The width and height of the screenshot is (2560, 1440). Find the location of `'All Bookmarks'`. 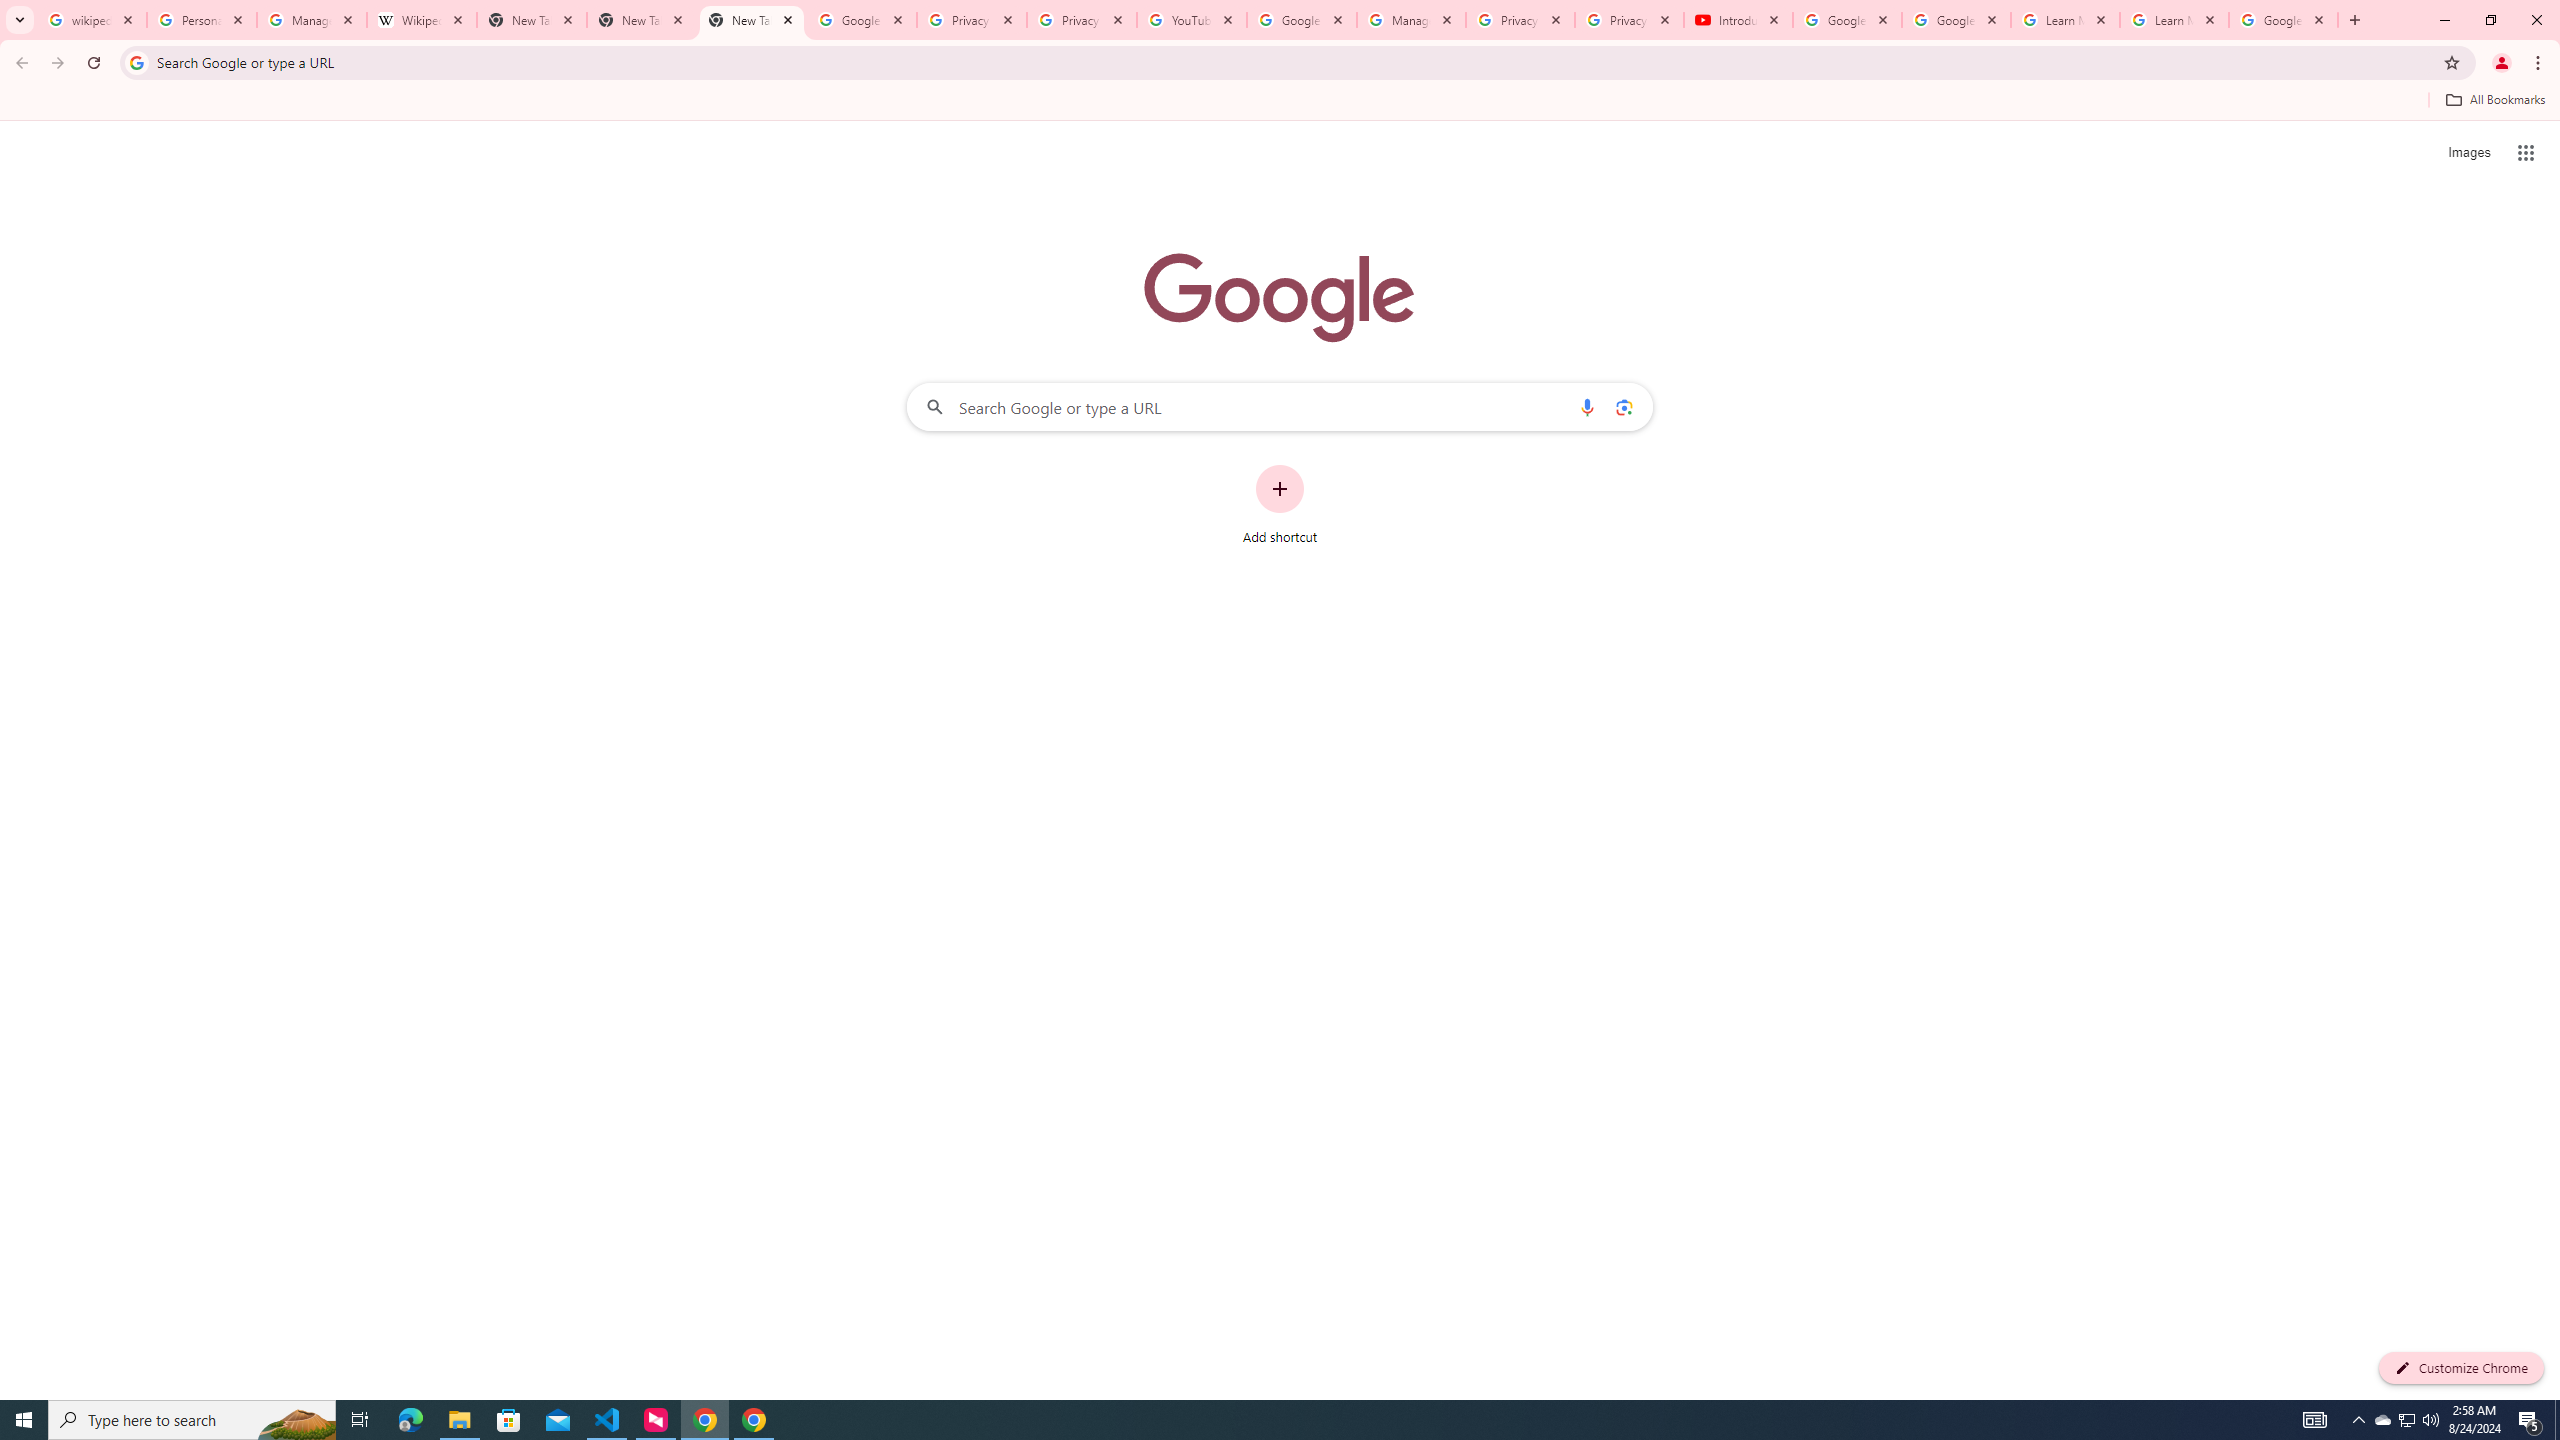

'All Bookmarks' is located at coordinates (2494, 99).